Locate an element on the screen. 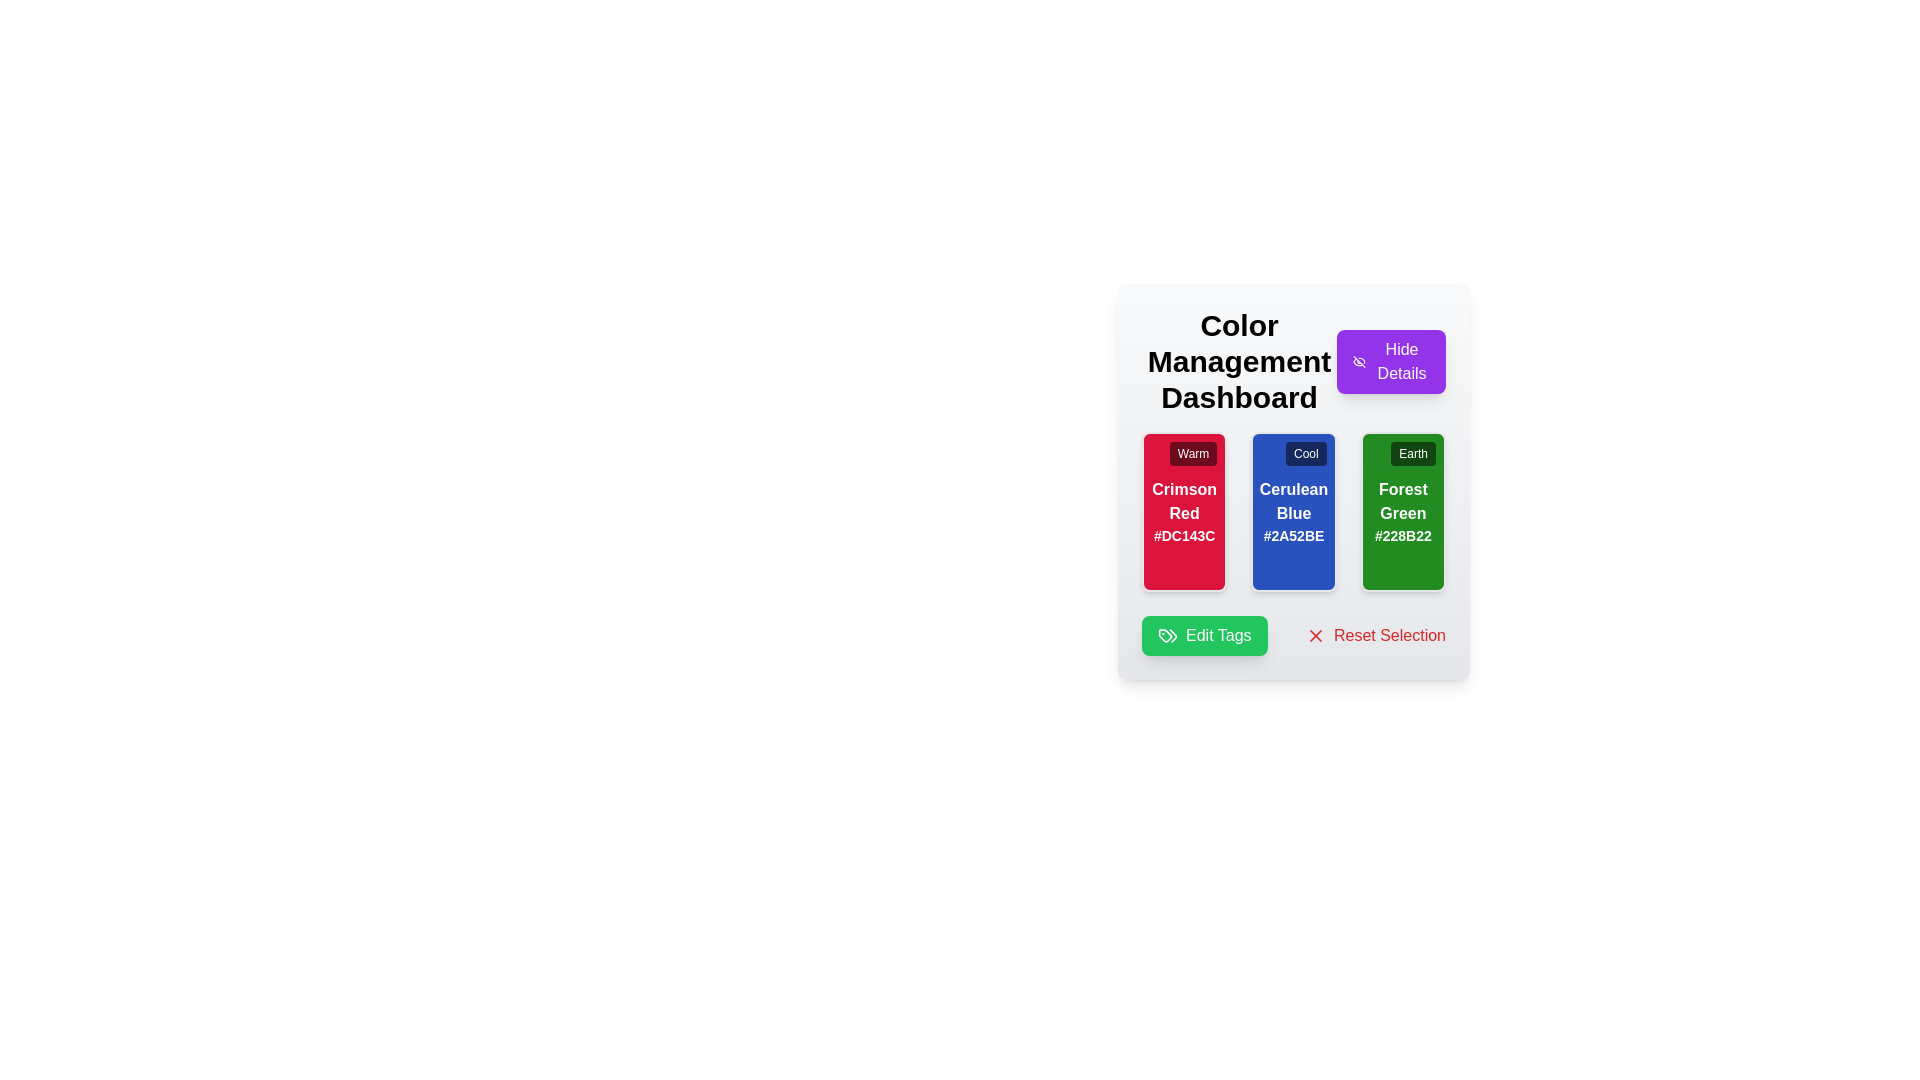 Image resolution: width=1920 pixels, height=1080 pixels. the rectangular button with a purple background and white text that reads 'Hide Details', located at the top-right corner next to the 'Color Management Dashboard' text is located at coordinates (1390, 362).